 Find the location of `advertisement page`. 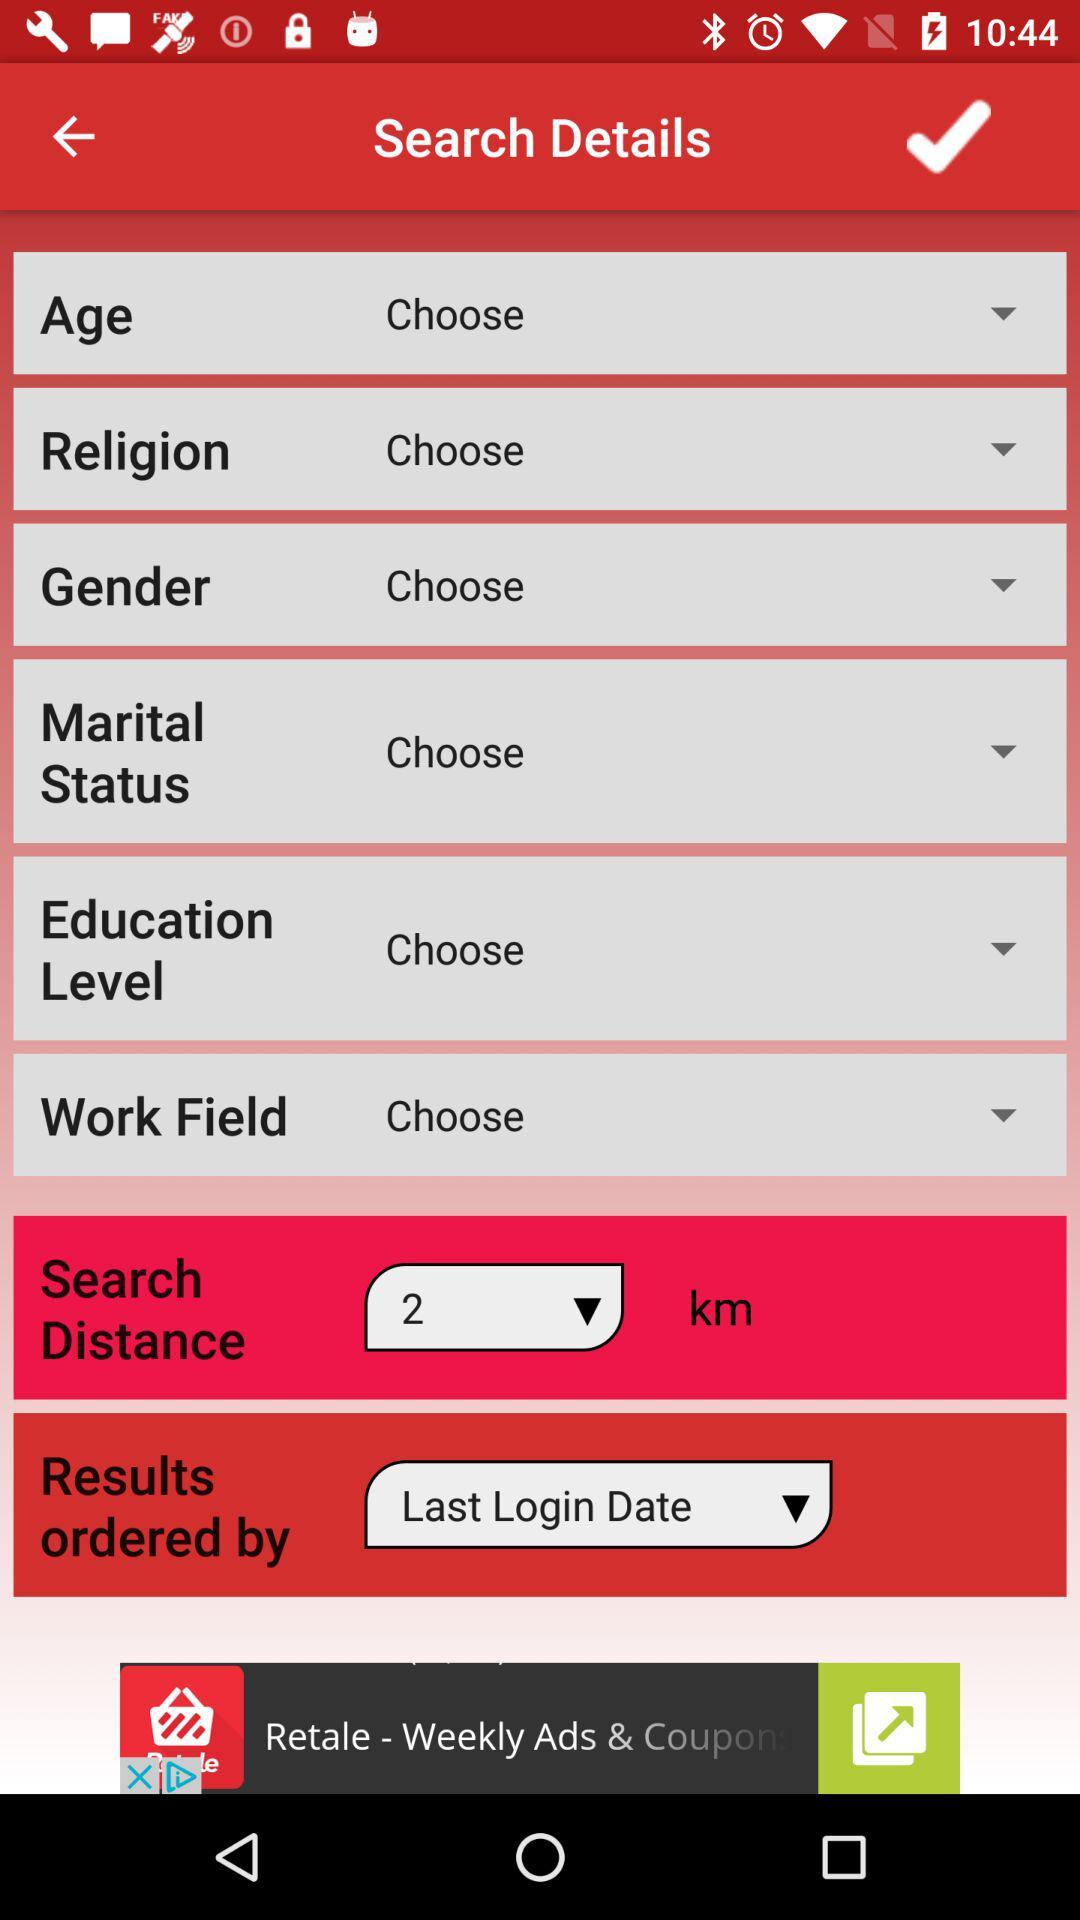

advertisement page is located at coordinates (540, 1727).